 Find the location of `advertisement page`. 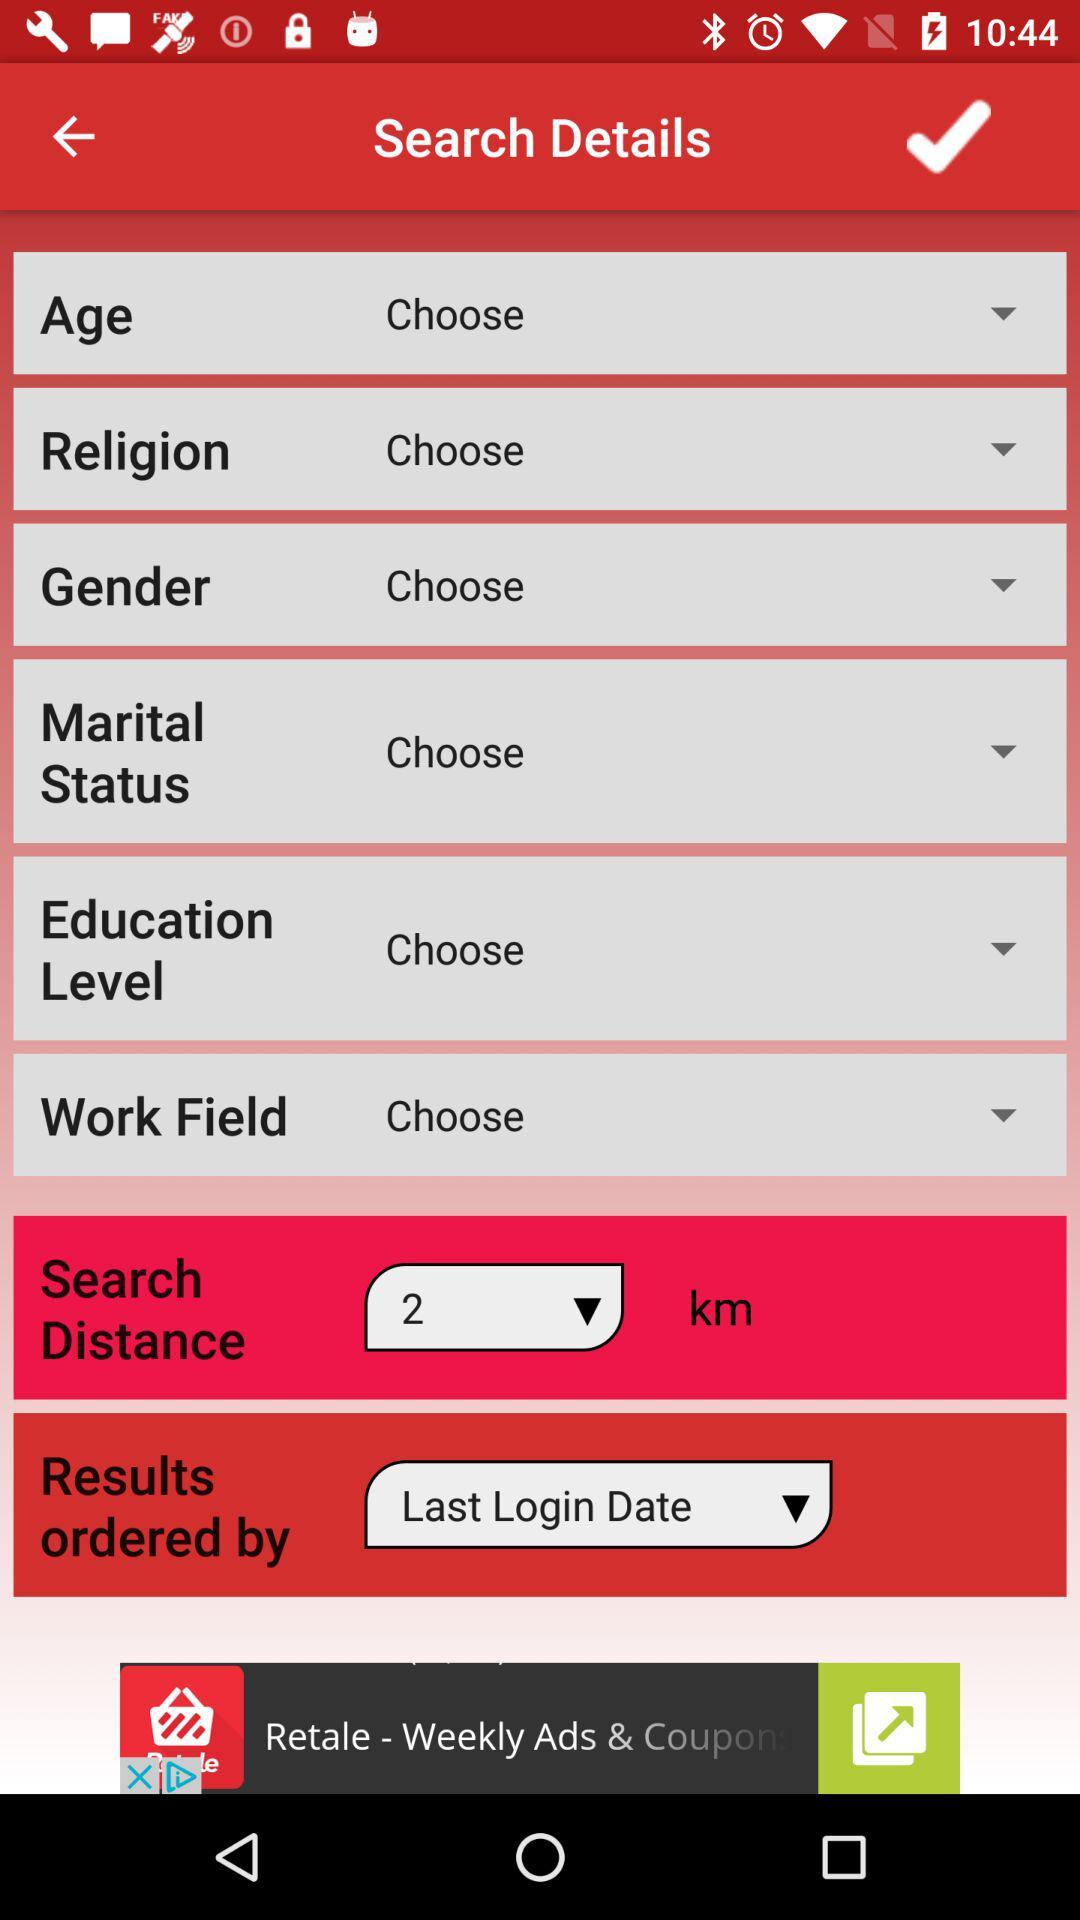

advertisement page is located at coordinates (540, 1727).